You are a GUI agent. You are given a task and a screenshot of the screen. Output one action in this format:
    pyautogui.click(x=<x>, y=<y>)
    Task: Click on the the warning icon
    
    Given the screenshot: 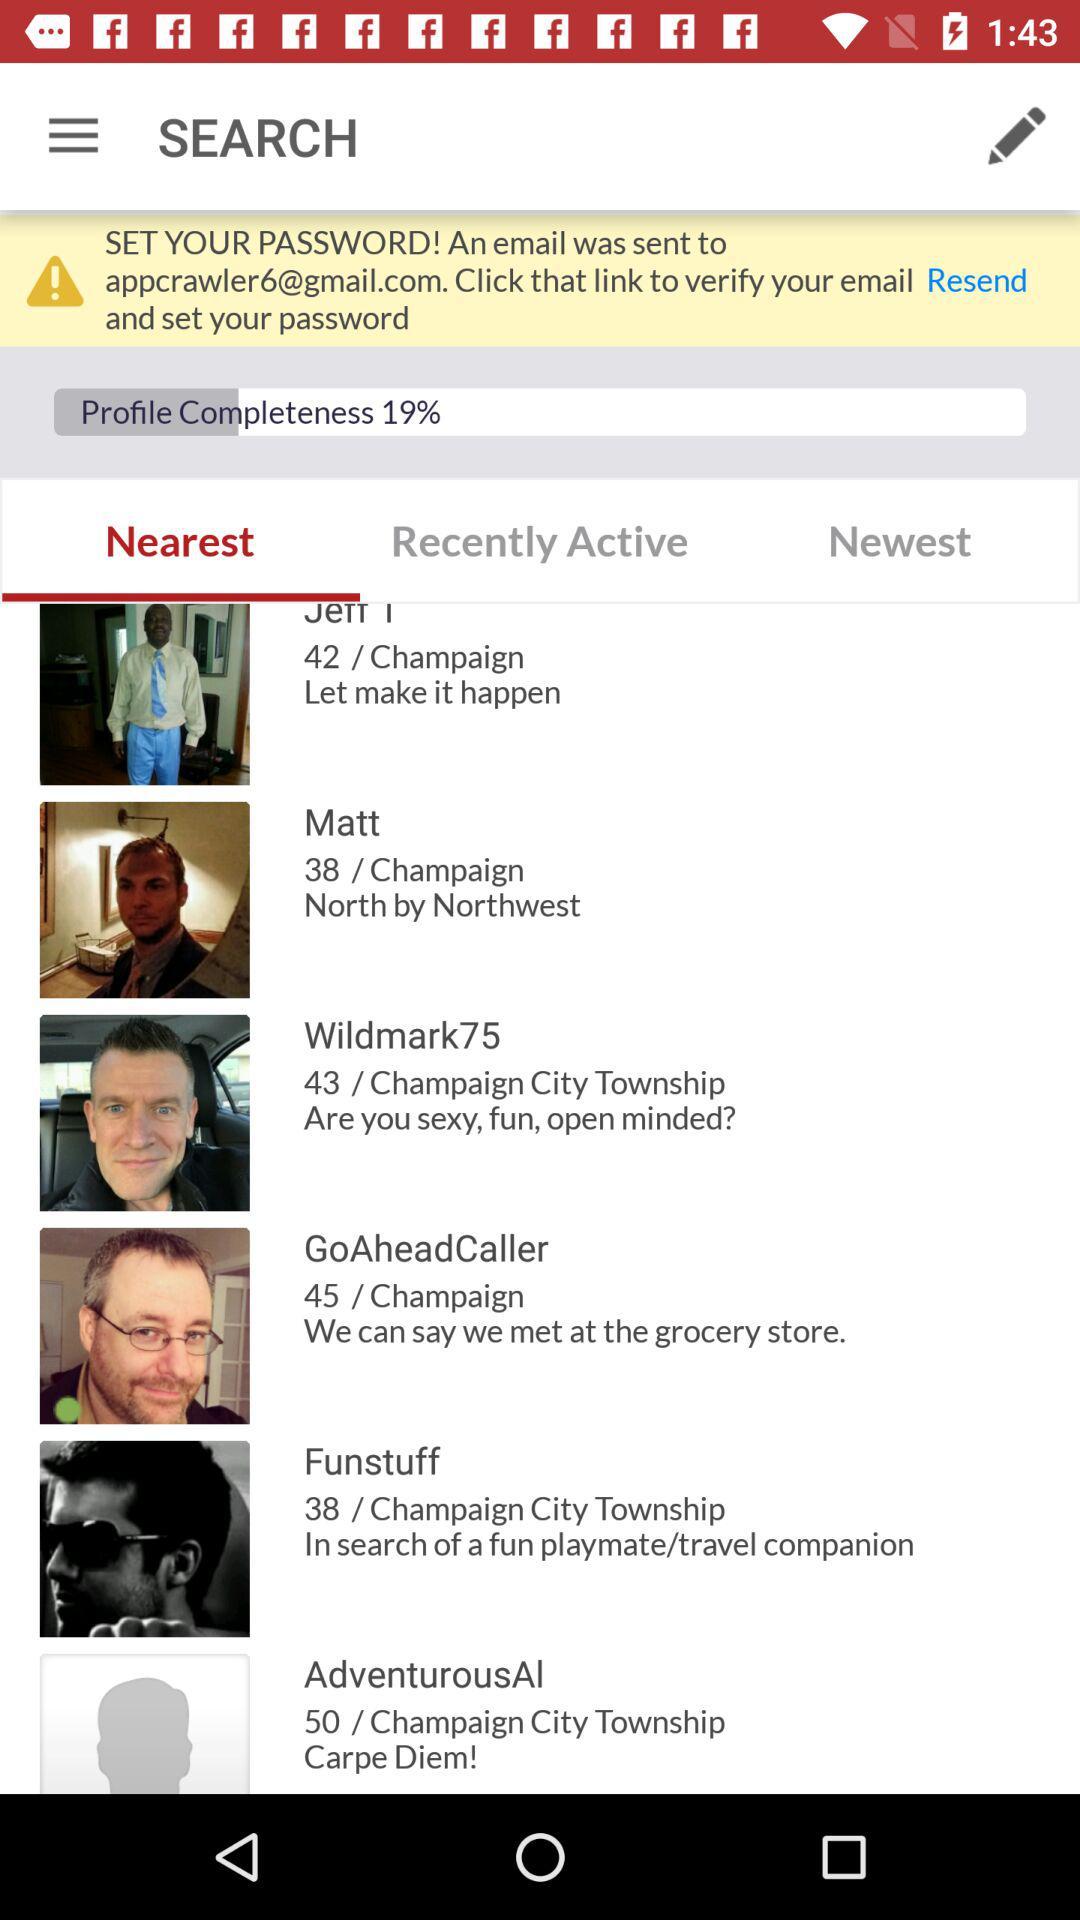 What is the action you would take?
    pyautogui.click(x=54, y=279)
    